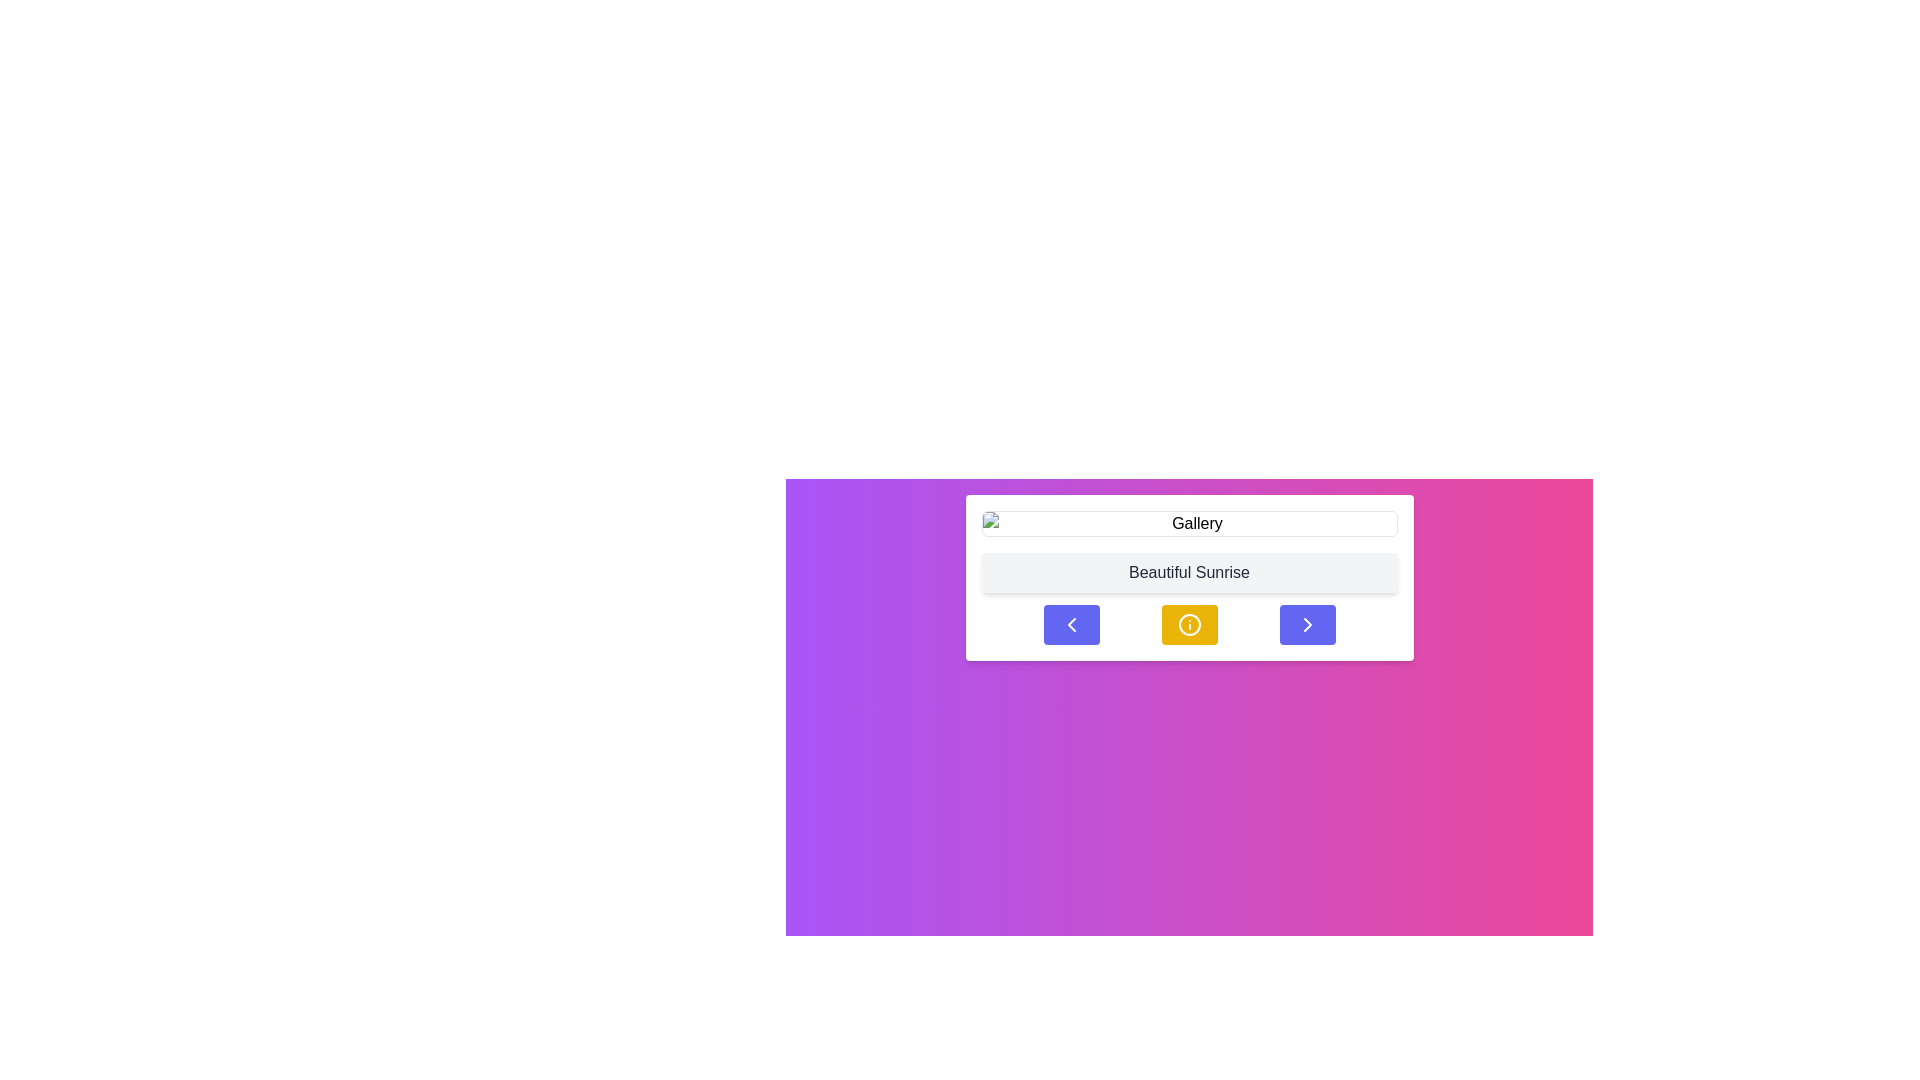 Image resolution: width=1920 pixels, height=1080 pixels. Describe the element at coordinates (1189, 623) in the screenshot. I see `the button located below the text 'Beautiful Sunrise', positioned` at that location.